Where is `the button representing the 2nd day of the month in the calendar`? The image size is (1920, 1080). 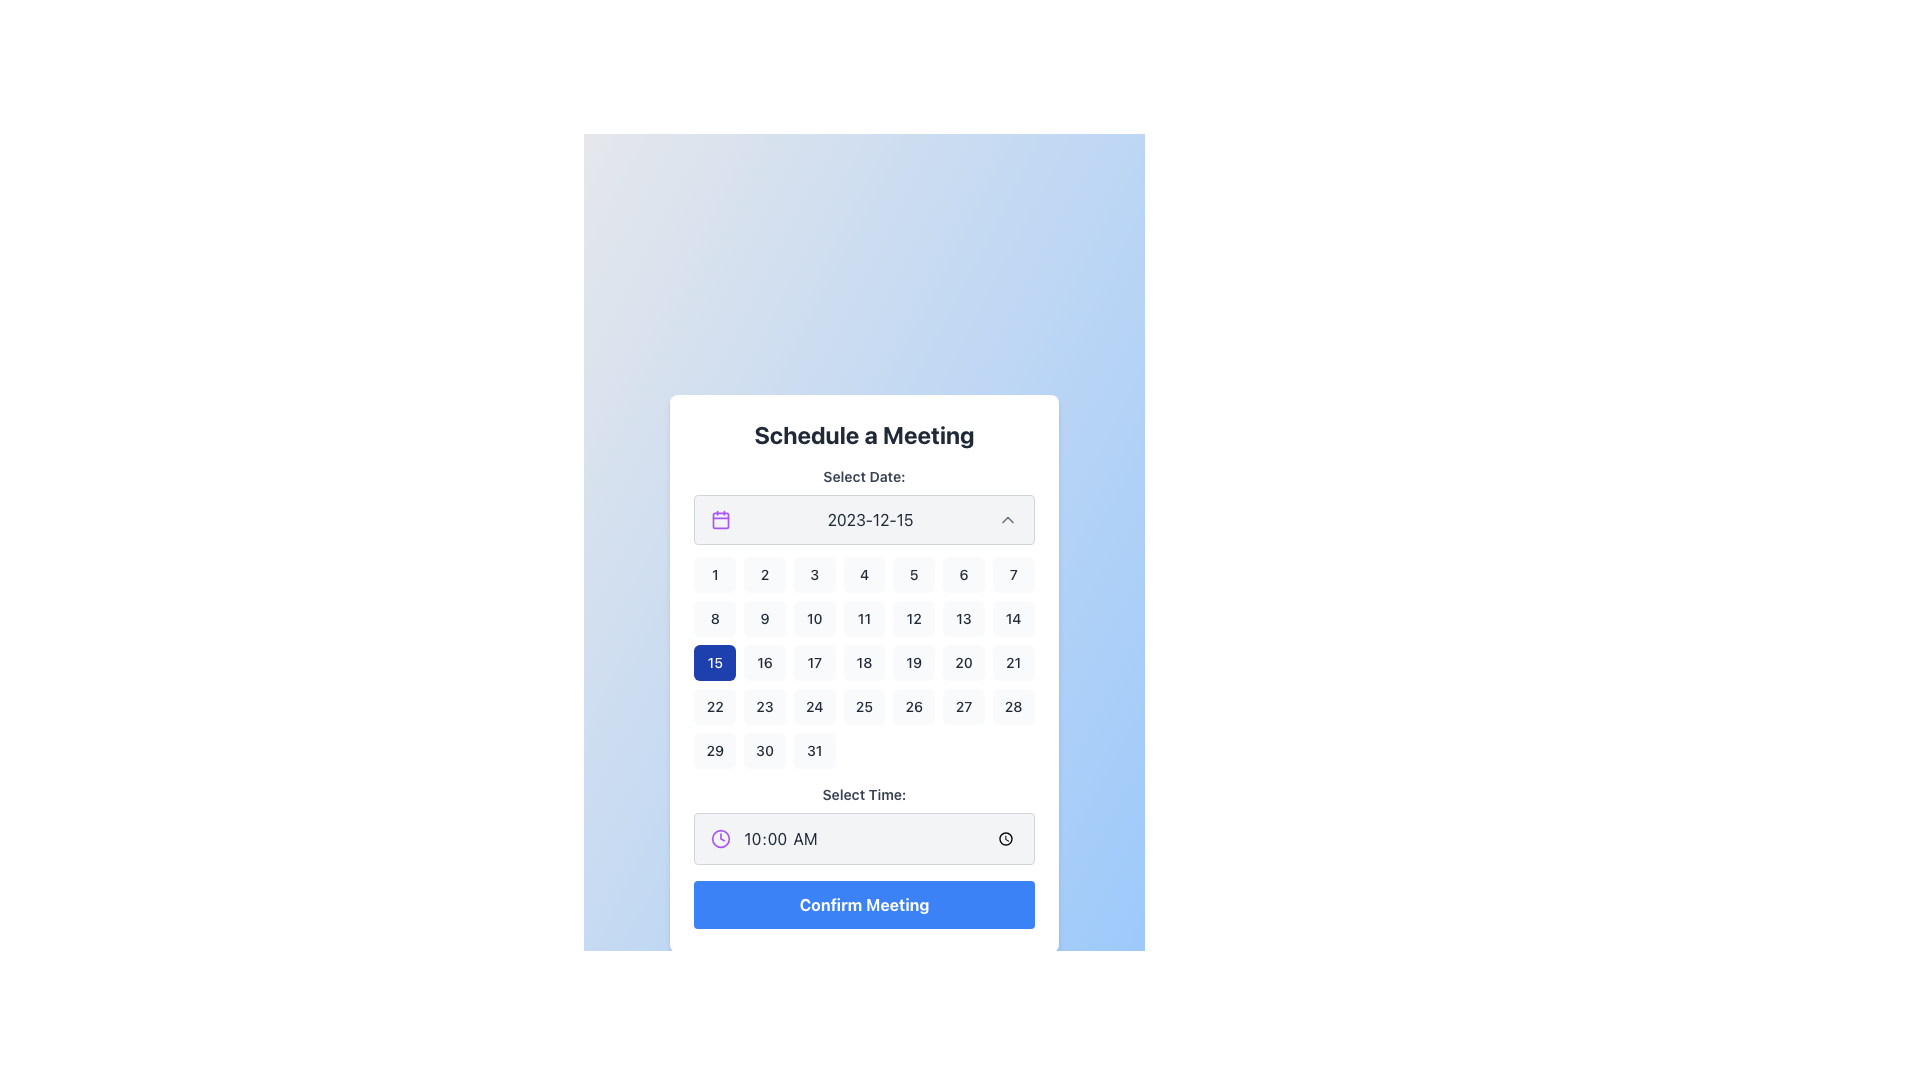 the button representing the 2nd day of the month in the calendar is located at coordinates (763, 574).